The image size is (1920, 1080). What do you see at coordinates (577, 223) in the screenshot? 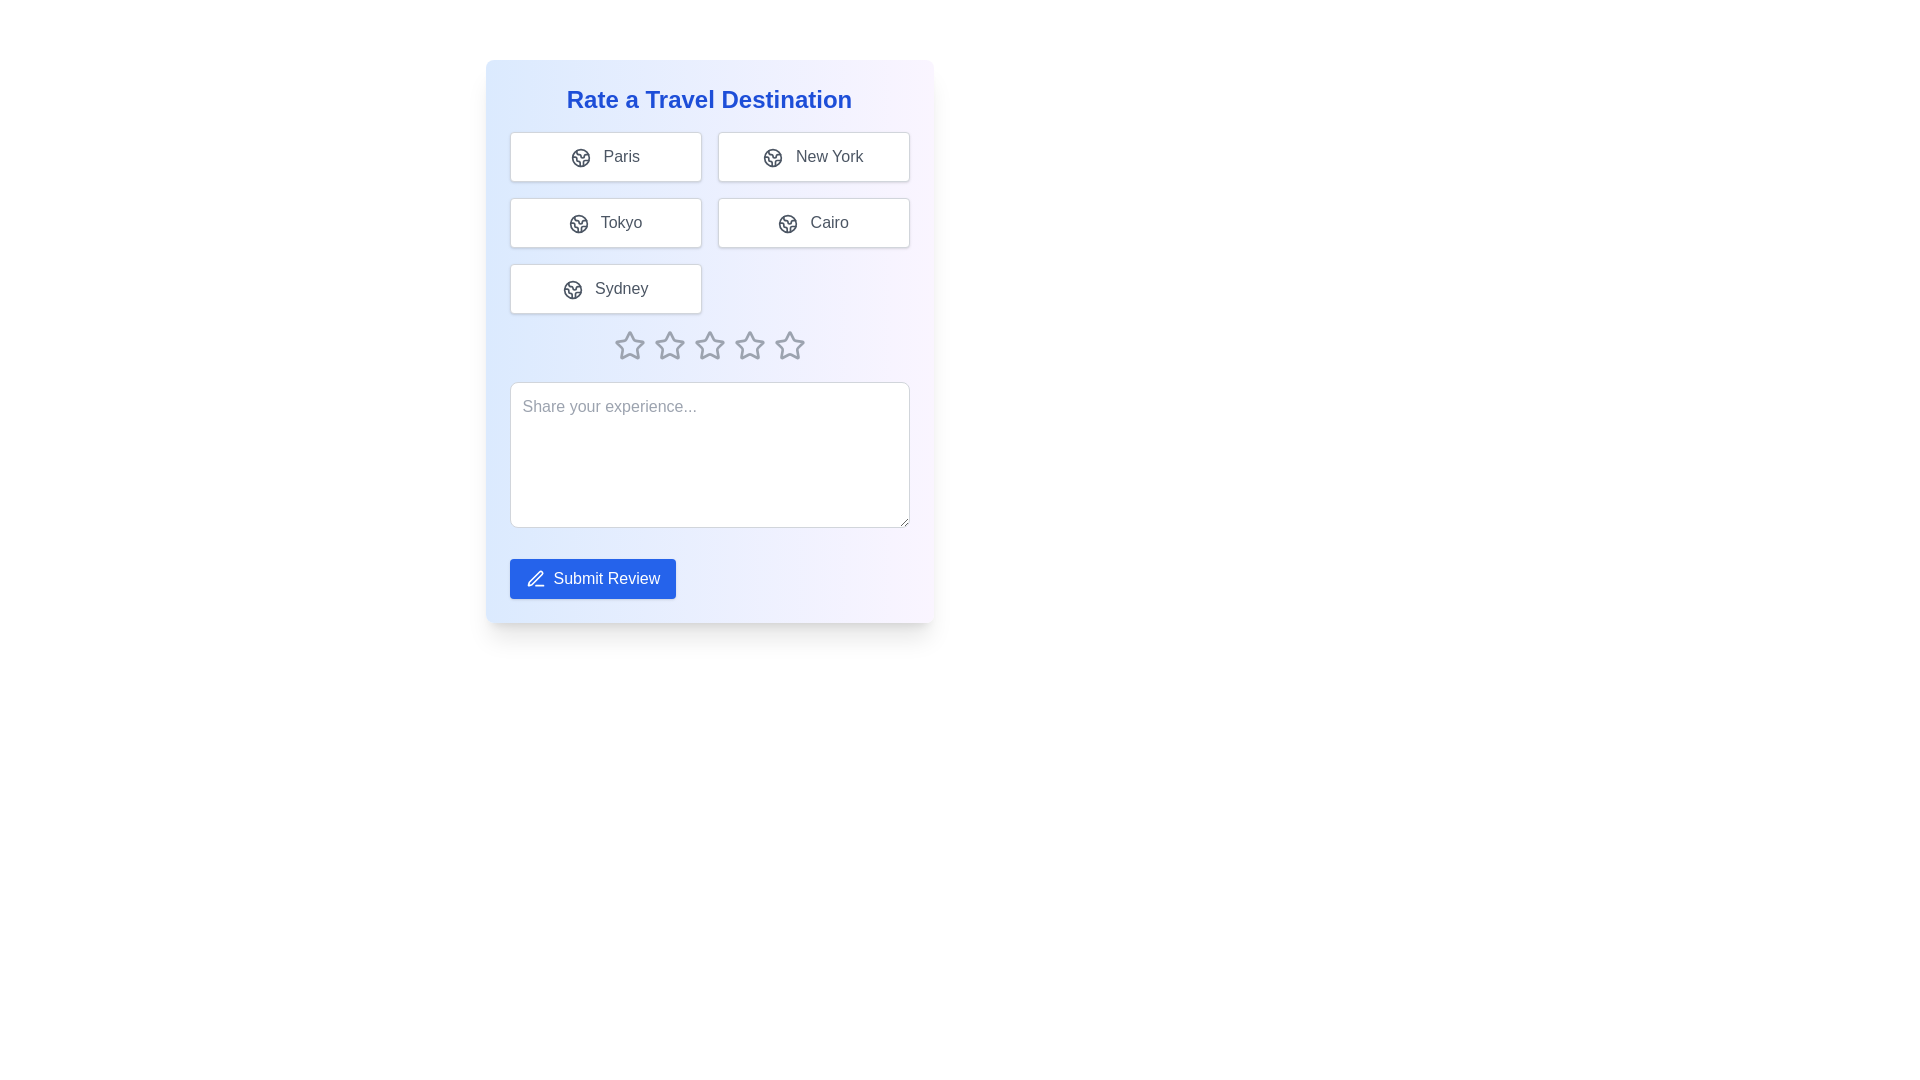
I see `the globe icon located to the left of the text labeled 'Tokyo'` at bounding box center [577, 223].